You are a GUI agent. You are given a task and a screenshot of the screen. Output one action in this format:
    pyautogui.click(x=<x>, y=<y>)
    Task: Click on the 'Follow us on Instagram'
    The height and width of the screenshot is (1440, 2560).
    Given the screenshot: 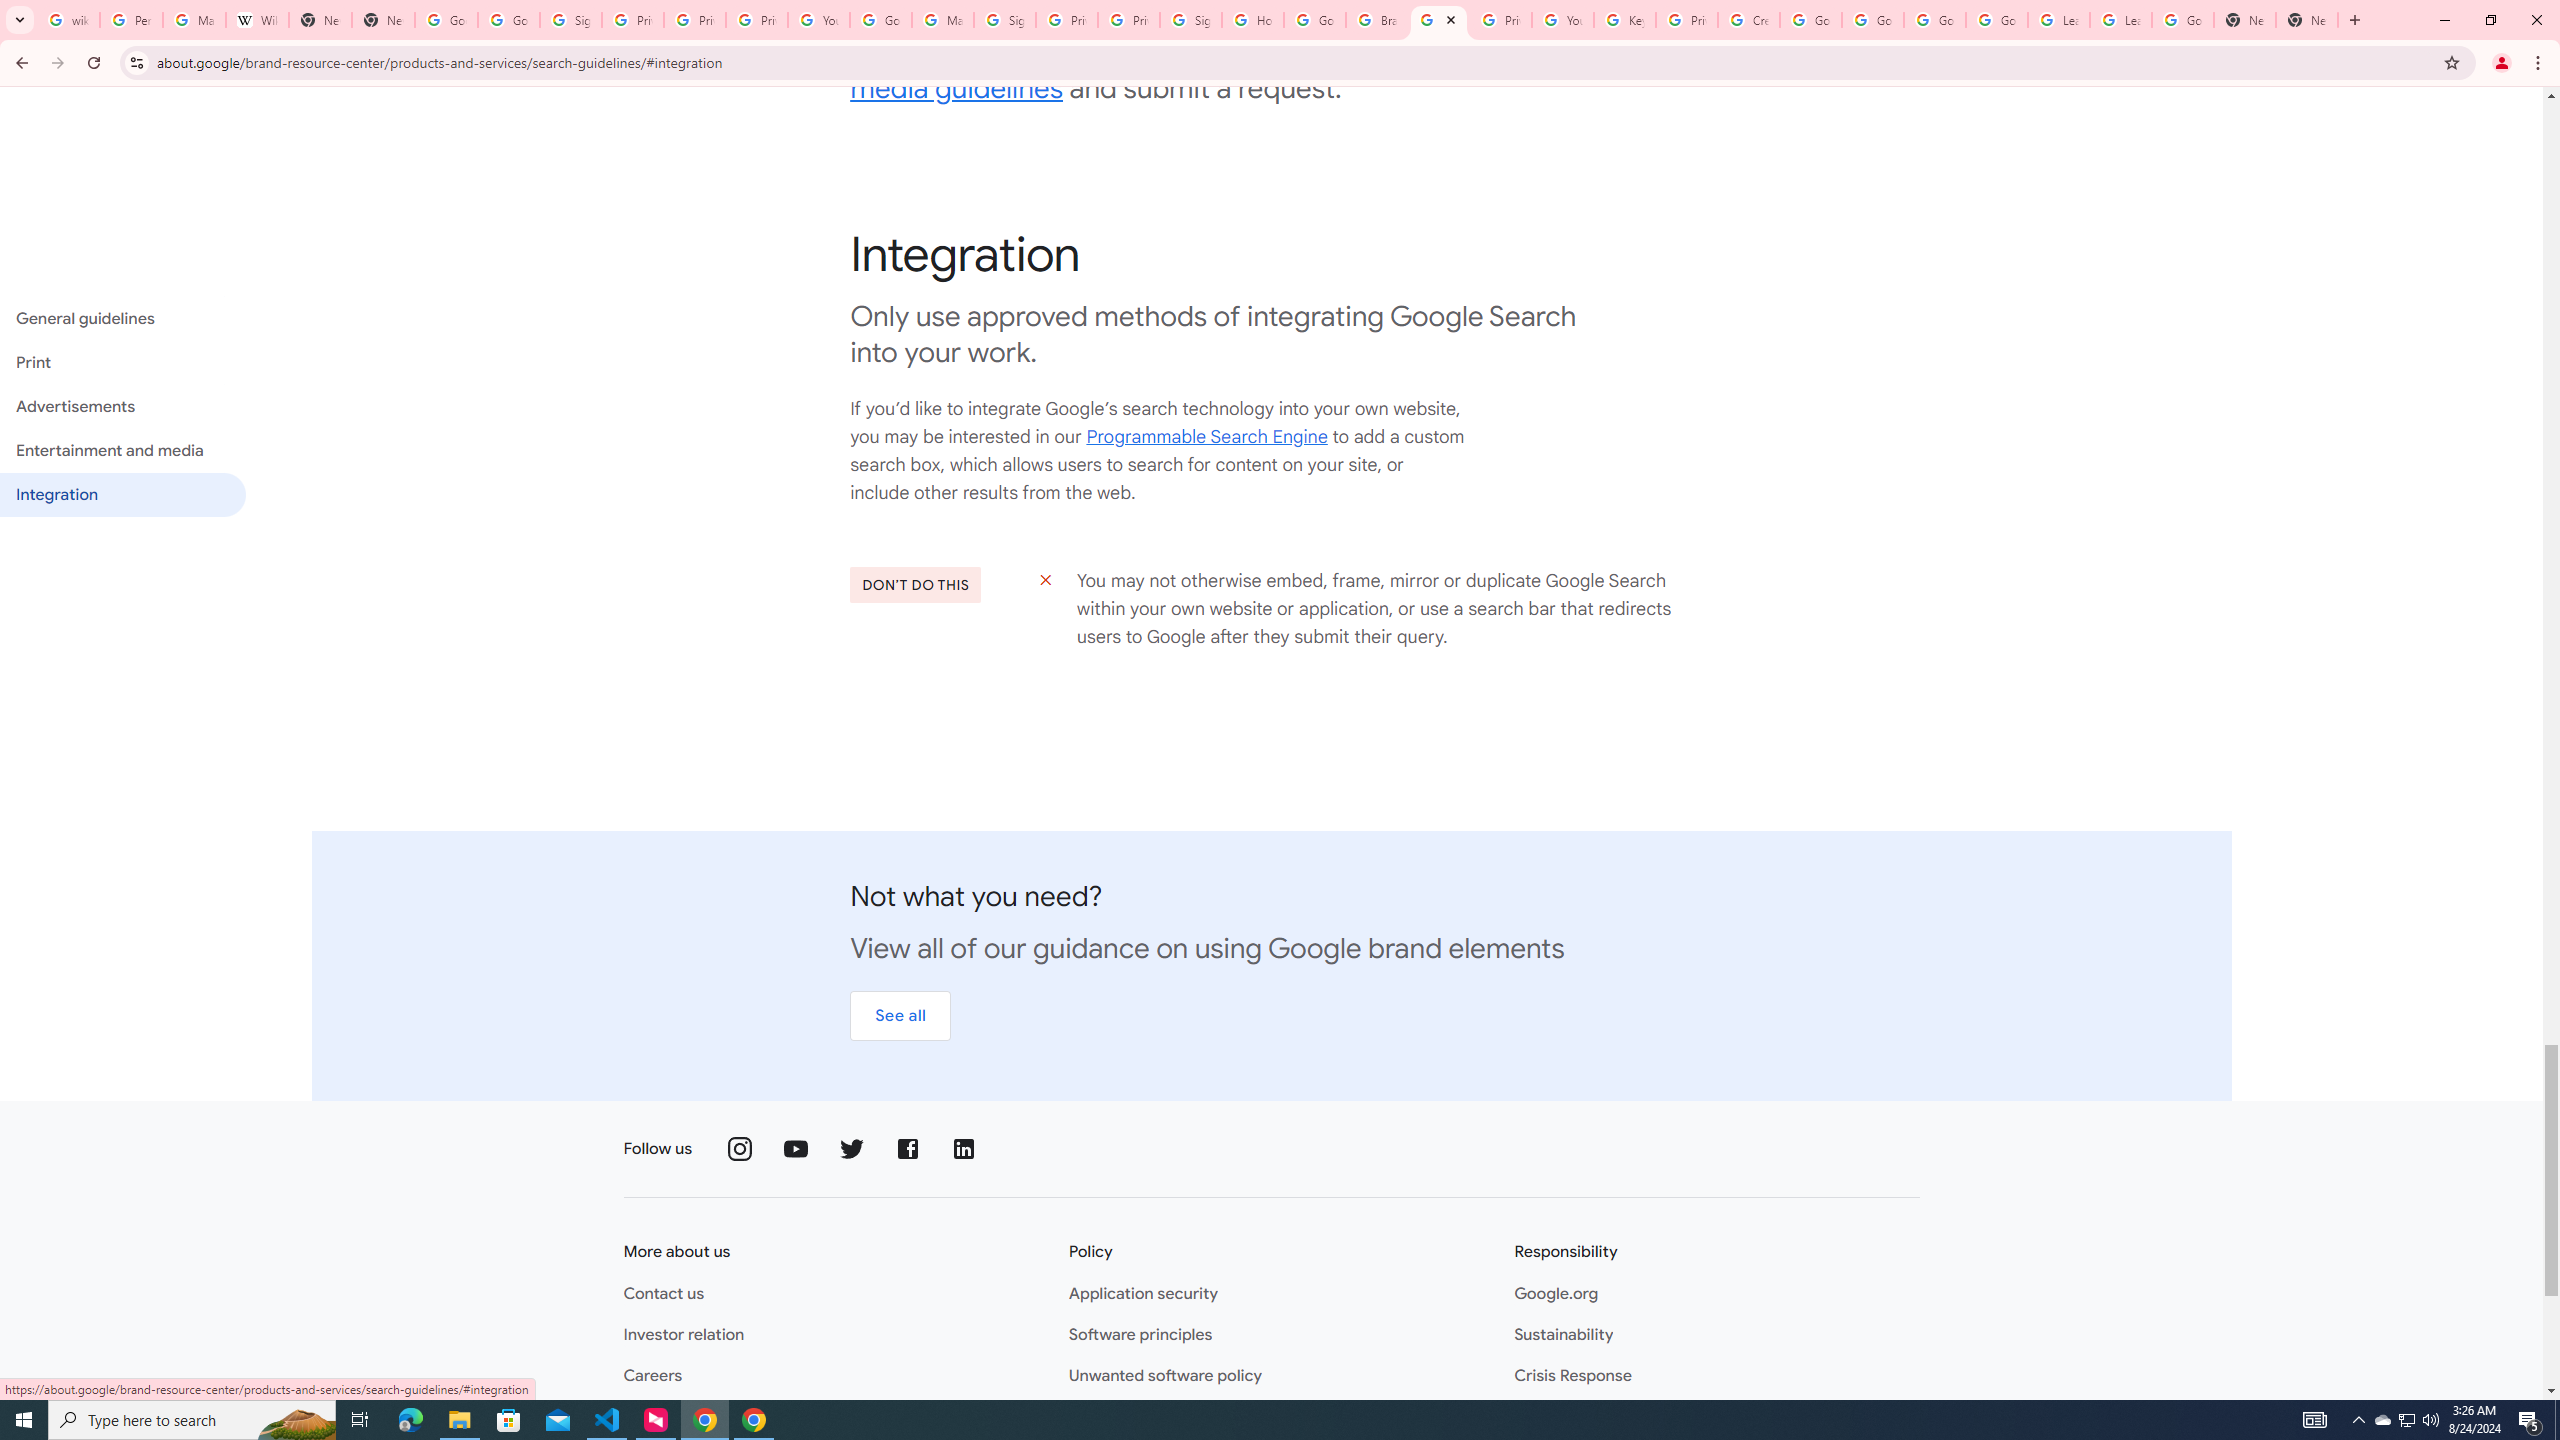 What is the action you would take?
    pyautogui.click(x=741, y=1148)
    